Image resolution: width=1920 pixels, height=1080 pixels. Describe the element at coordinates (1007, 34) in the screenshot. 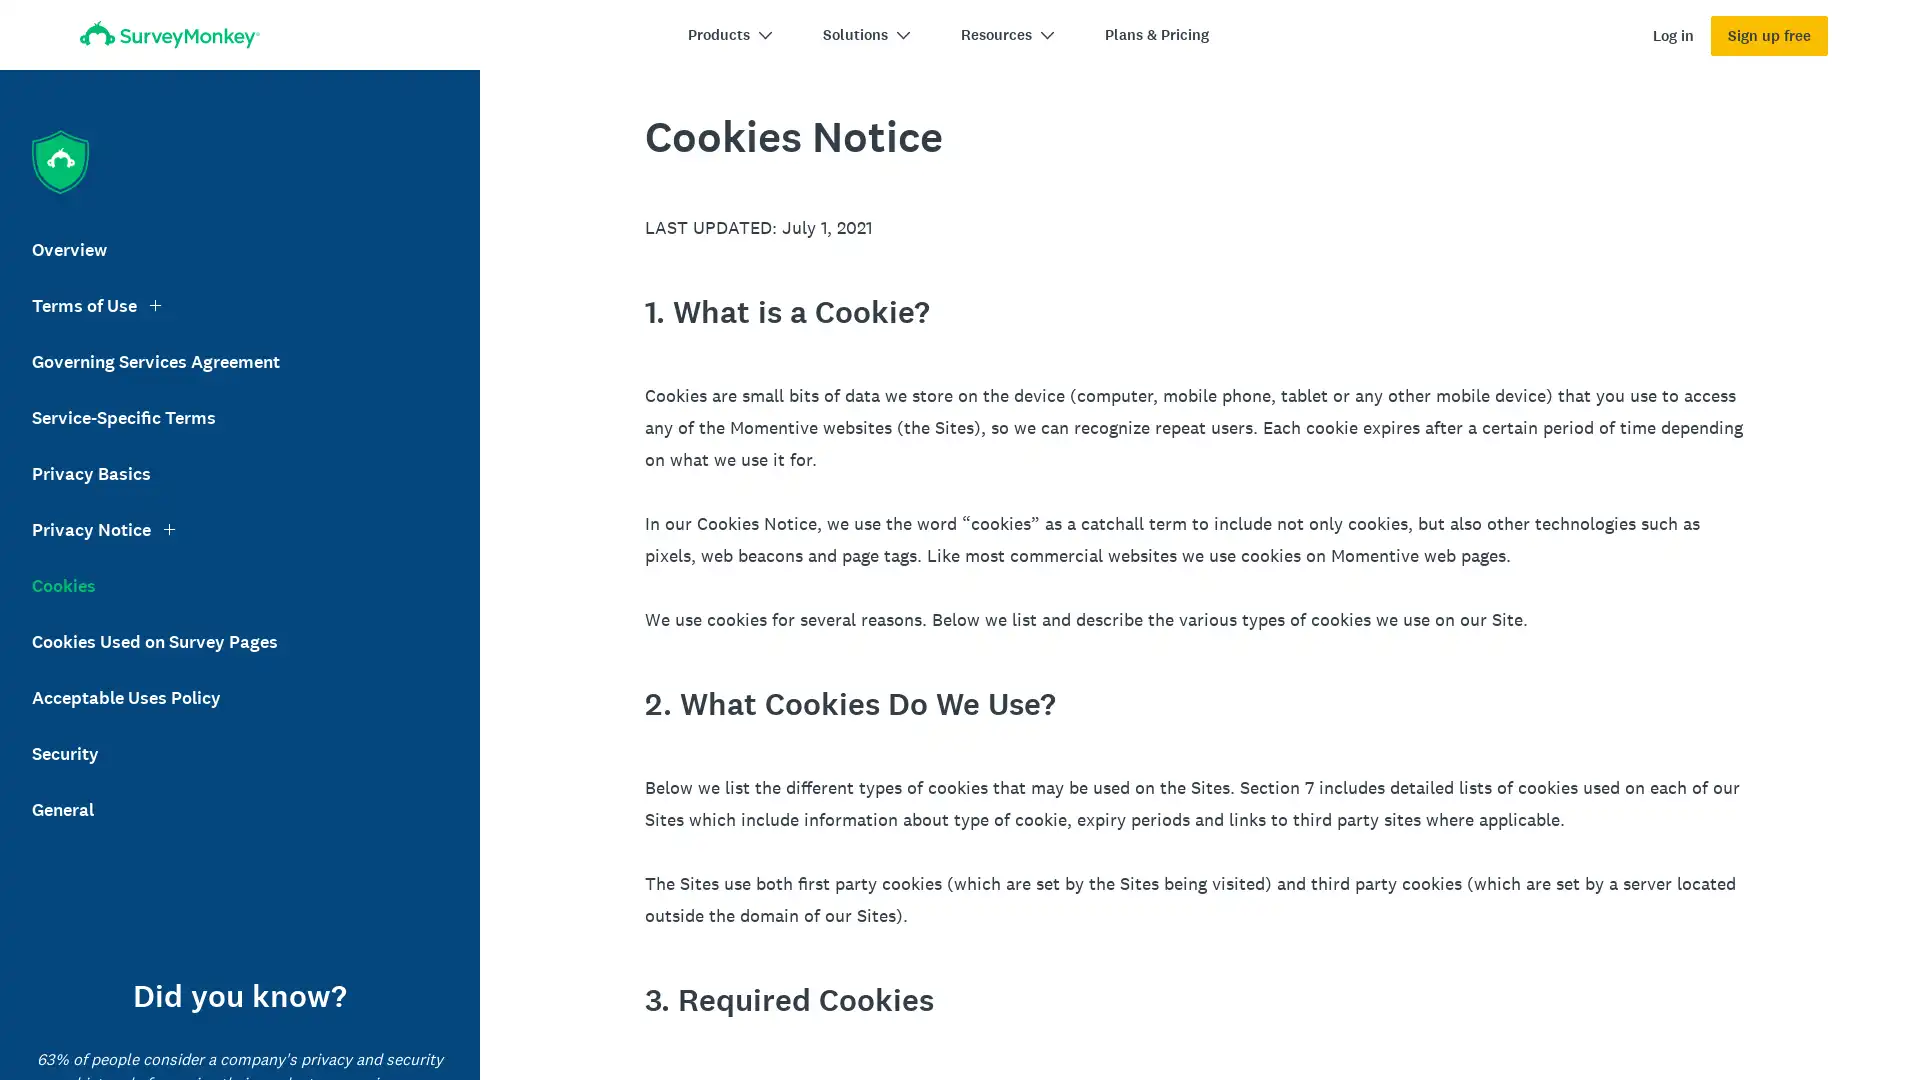

I see `Resources chevron-down` at that location.